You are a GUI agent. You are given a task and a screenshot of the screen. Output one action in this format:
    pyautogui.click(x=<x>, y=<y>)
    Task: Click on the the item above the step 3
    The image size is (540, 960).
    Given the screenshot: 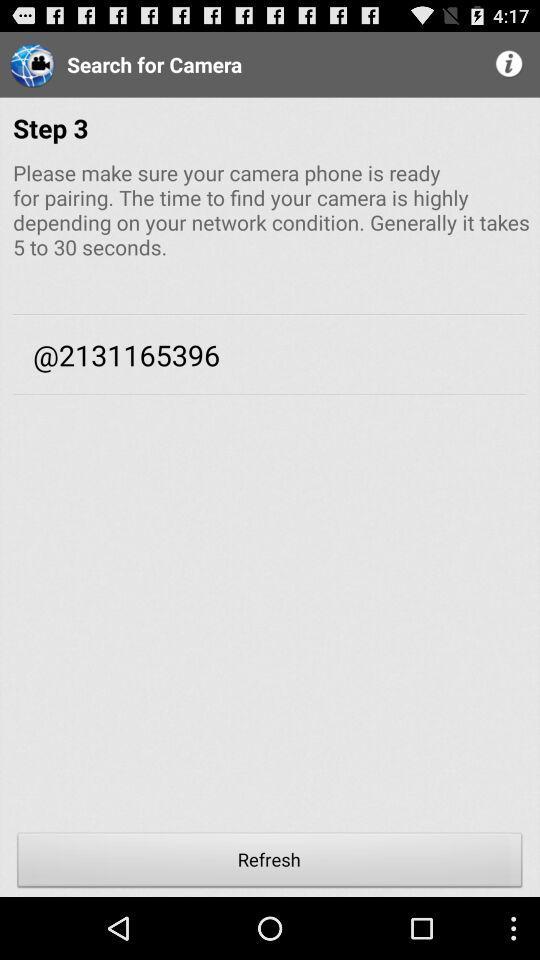 What is the action you would take?
    pyautogui.click(x=510, y=64)
    